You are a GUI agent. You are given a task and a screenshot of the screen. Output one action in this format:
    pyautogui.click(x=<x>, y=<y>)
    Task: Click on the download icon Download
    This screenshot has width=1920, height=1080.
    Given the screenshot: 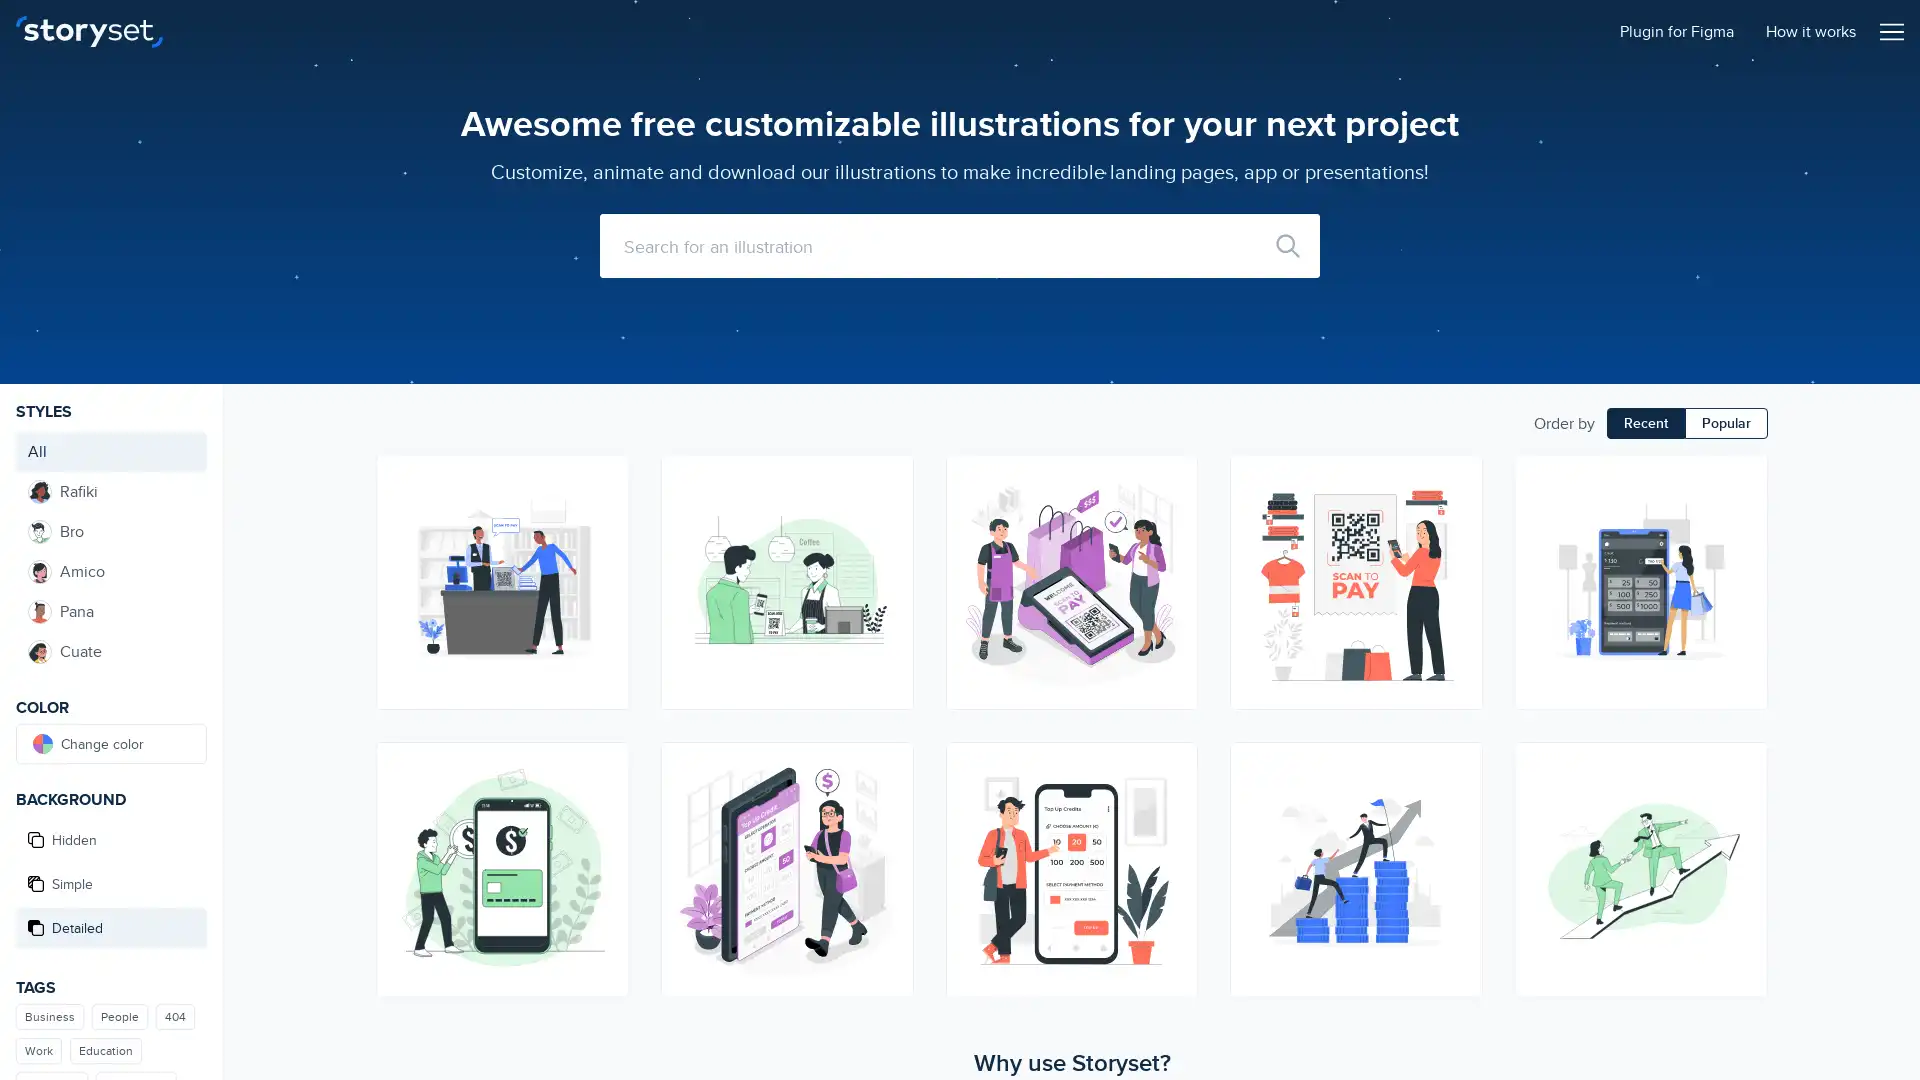 What is the action you would take?
    pyautogui.click(x=1172, y=515)
    